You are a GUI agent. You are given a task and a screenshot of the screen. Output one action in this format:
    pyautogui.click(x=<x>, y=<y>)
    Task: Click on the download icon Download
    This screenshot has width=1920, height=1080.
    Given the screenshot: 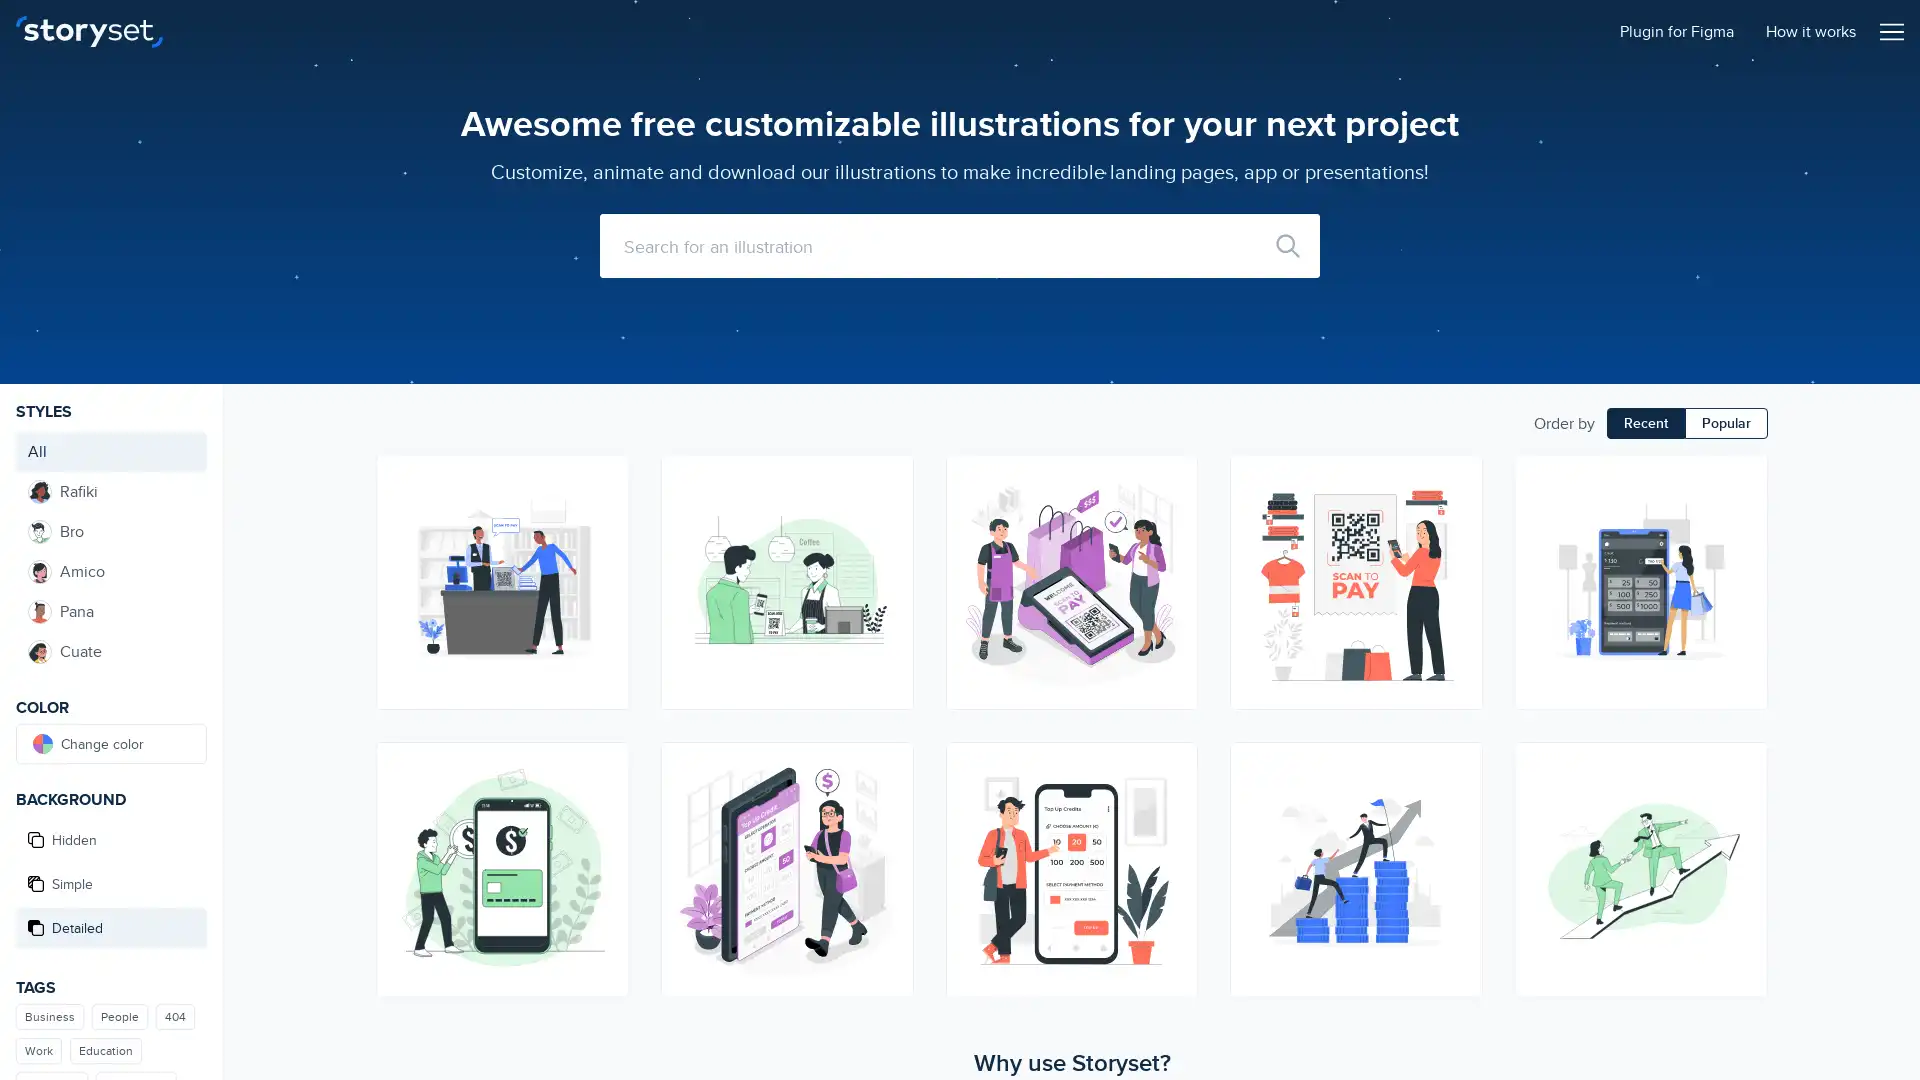 What is the action you would take?
    pyautogui.click(x=1172, y=515)
    